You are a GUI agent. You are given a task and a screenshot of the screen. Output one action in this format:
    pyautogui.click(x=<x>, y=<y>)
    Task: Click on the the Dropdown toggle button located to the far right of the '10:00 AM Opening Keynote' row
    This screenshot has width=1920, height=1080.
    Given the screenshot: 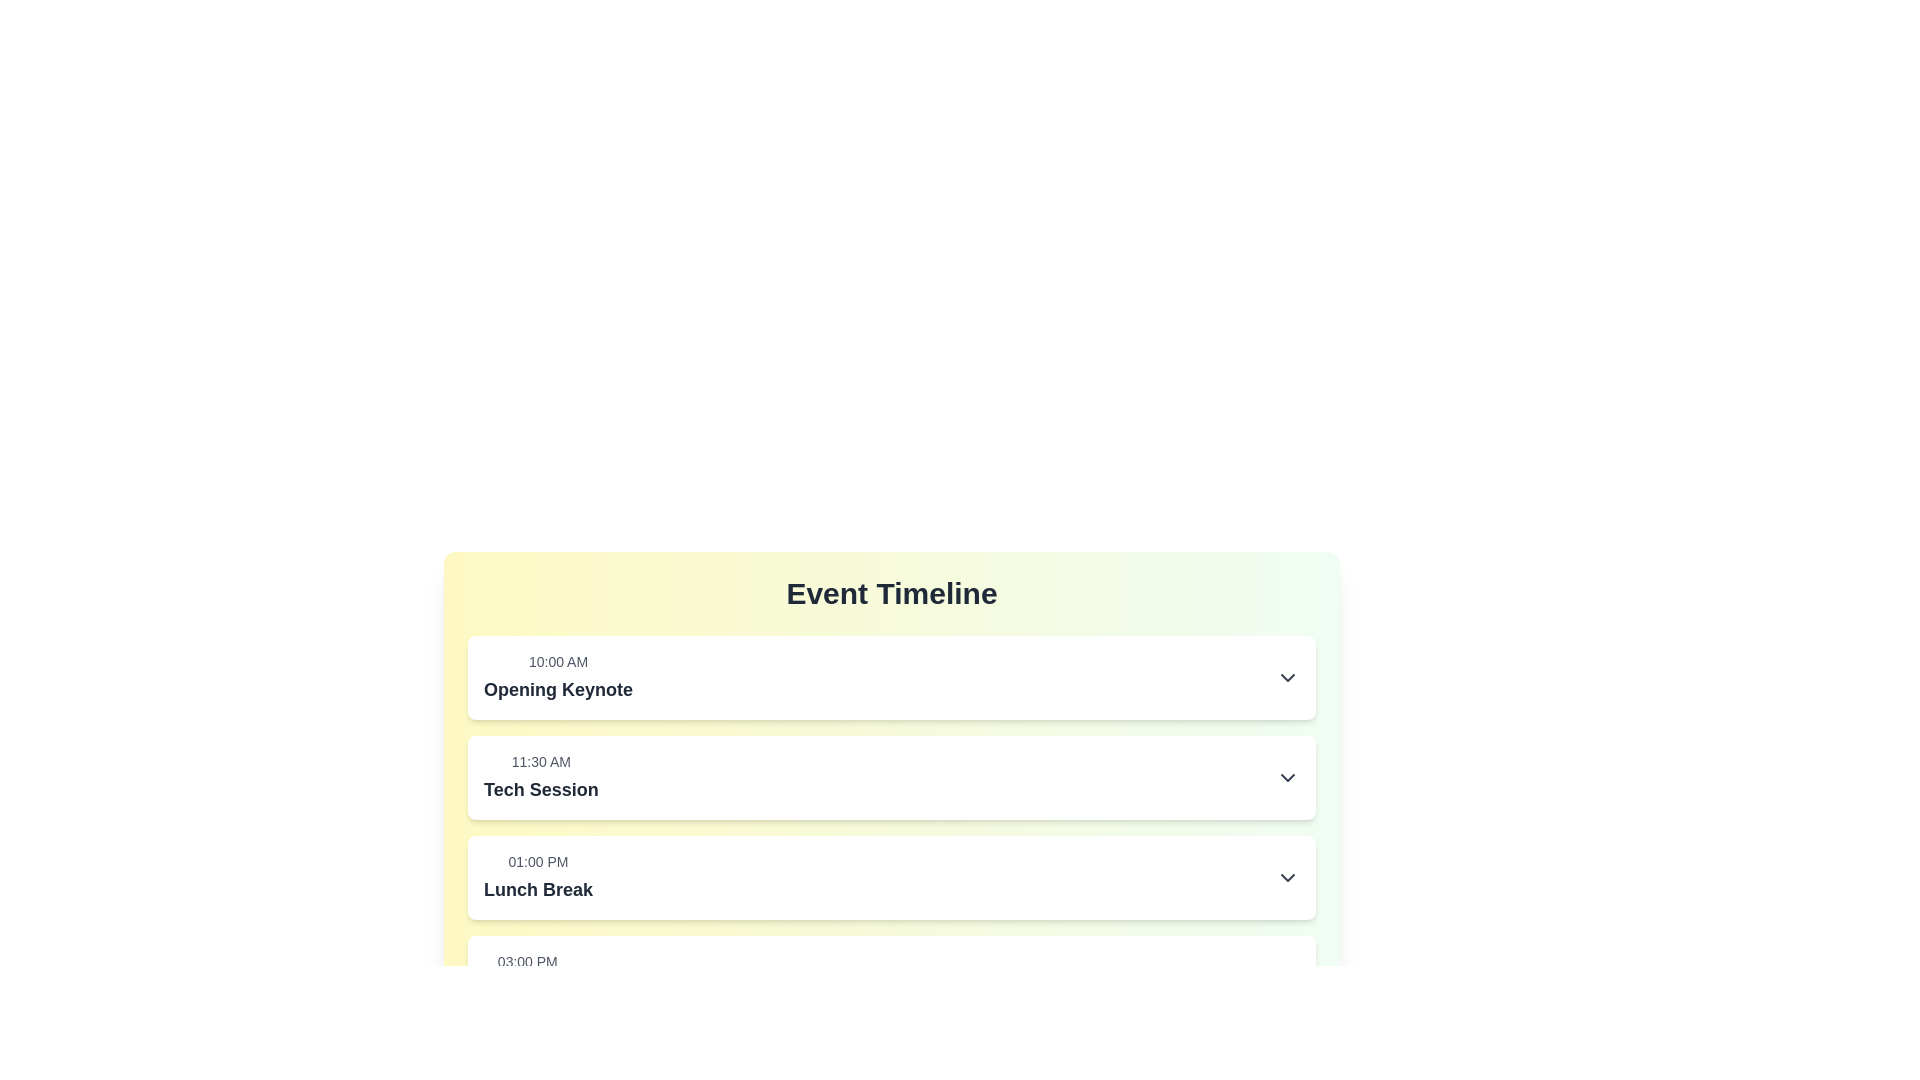 What is the action you would take?
    pyautogui.click(x=1287, y=677)
    